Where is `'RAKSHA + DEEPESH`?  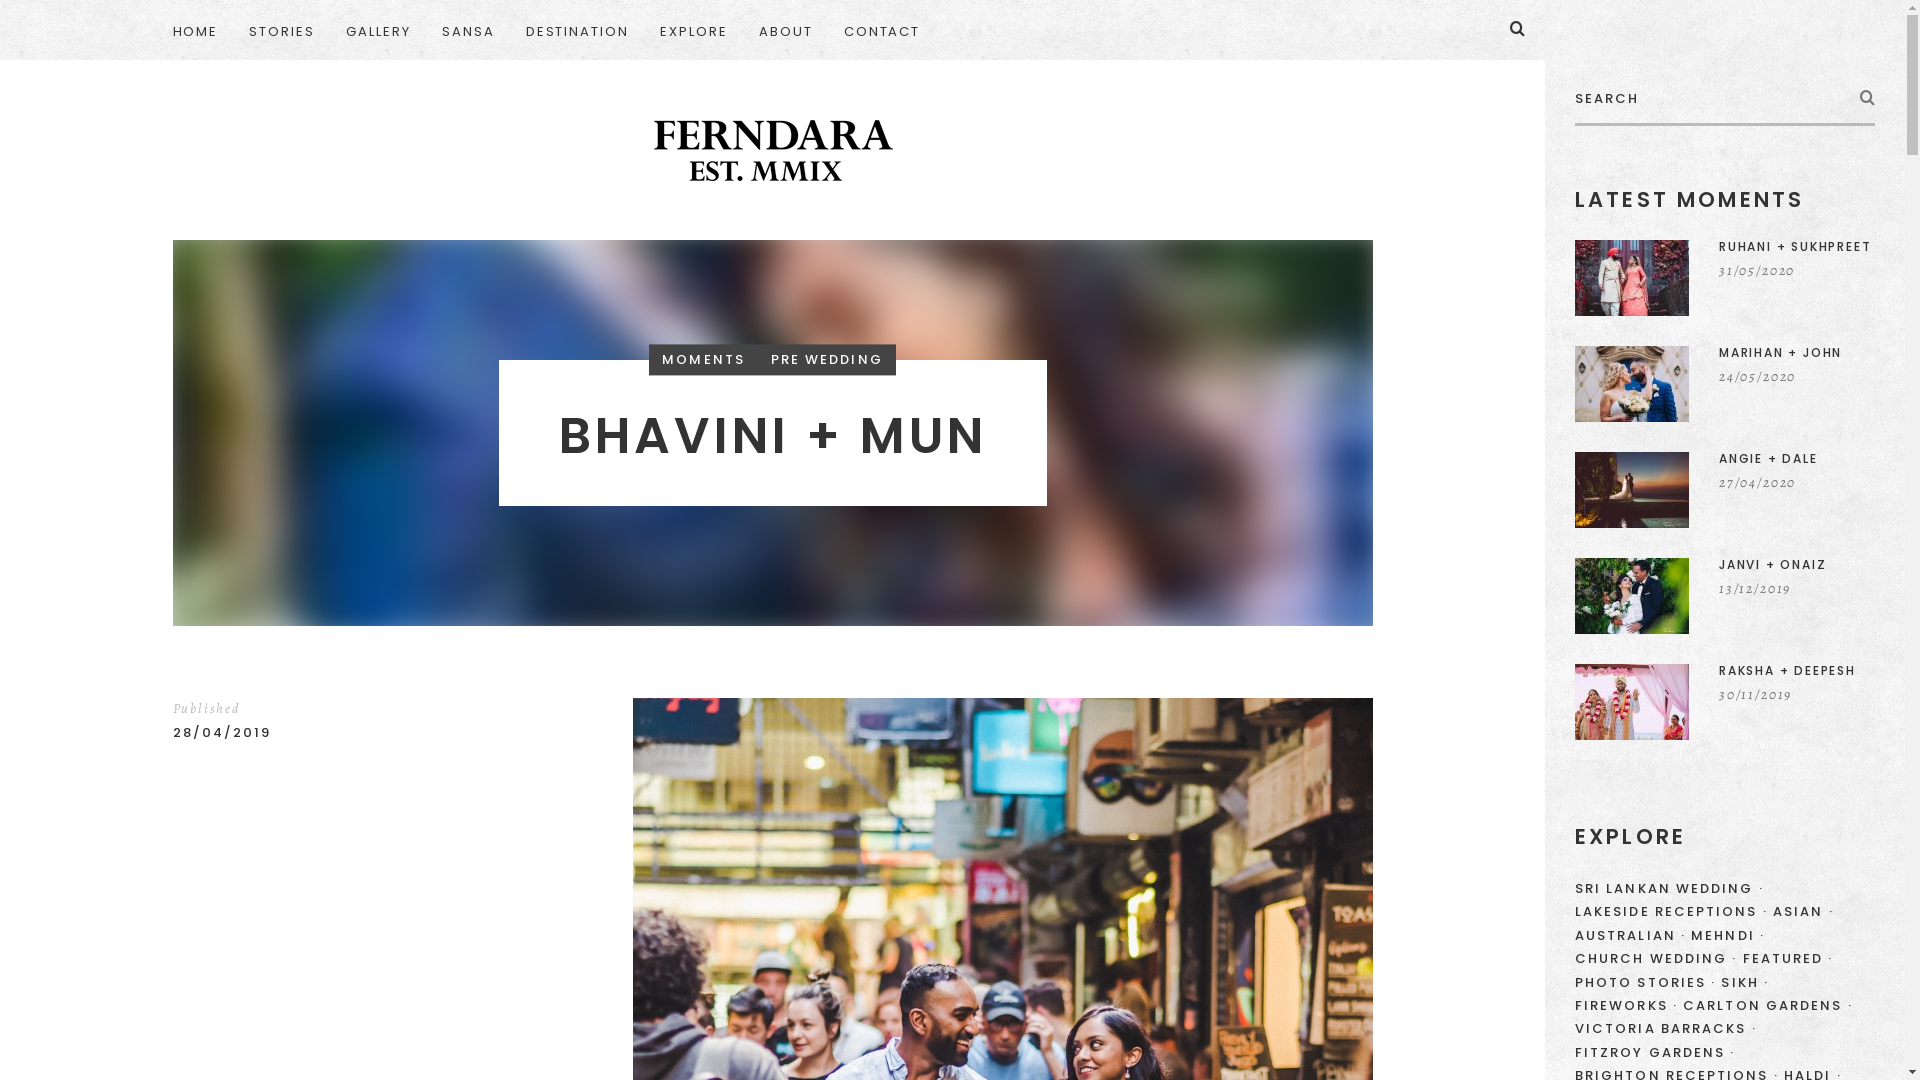 'RAKSHA + DEEPESH is located at coordinates (1723, 701).